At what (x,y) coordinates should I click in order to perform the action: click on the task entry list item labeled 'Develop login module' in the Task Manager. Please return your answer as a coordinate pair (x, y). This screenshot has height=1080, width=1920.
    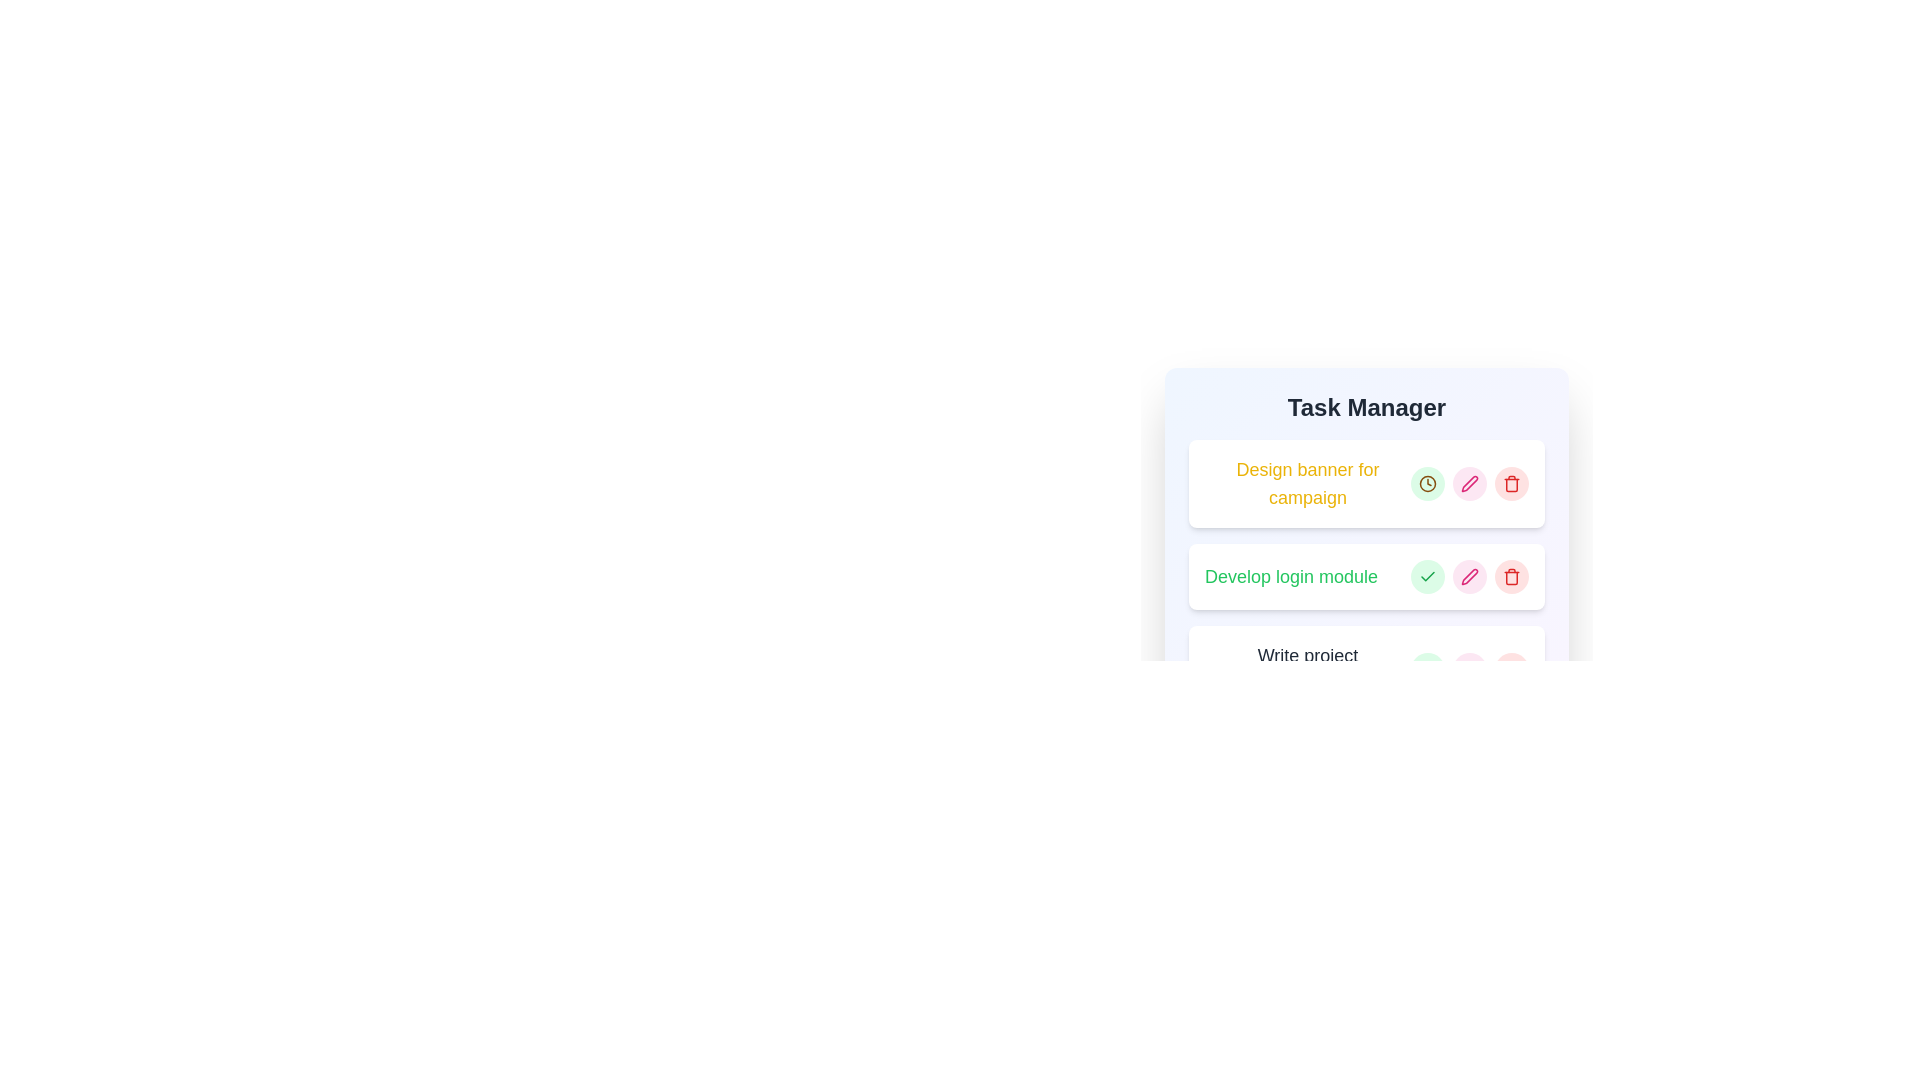
    Looking at the image, I should click on (1366, 577).